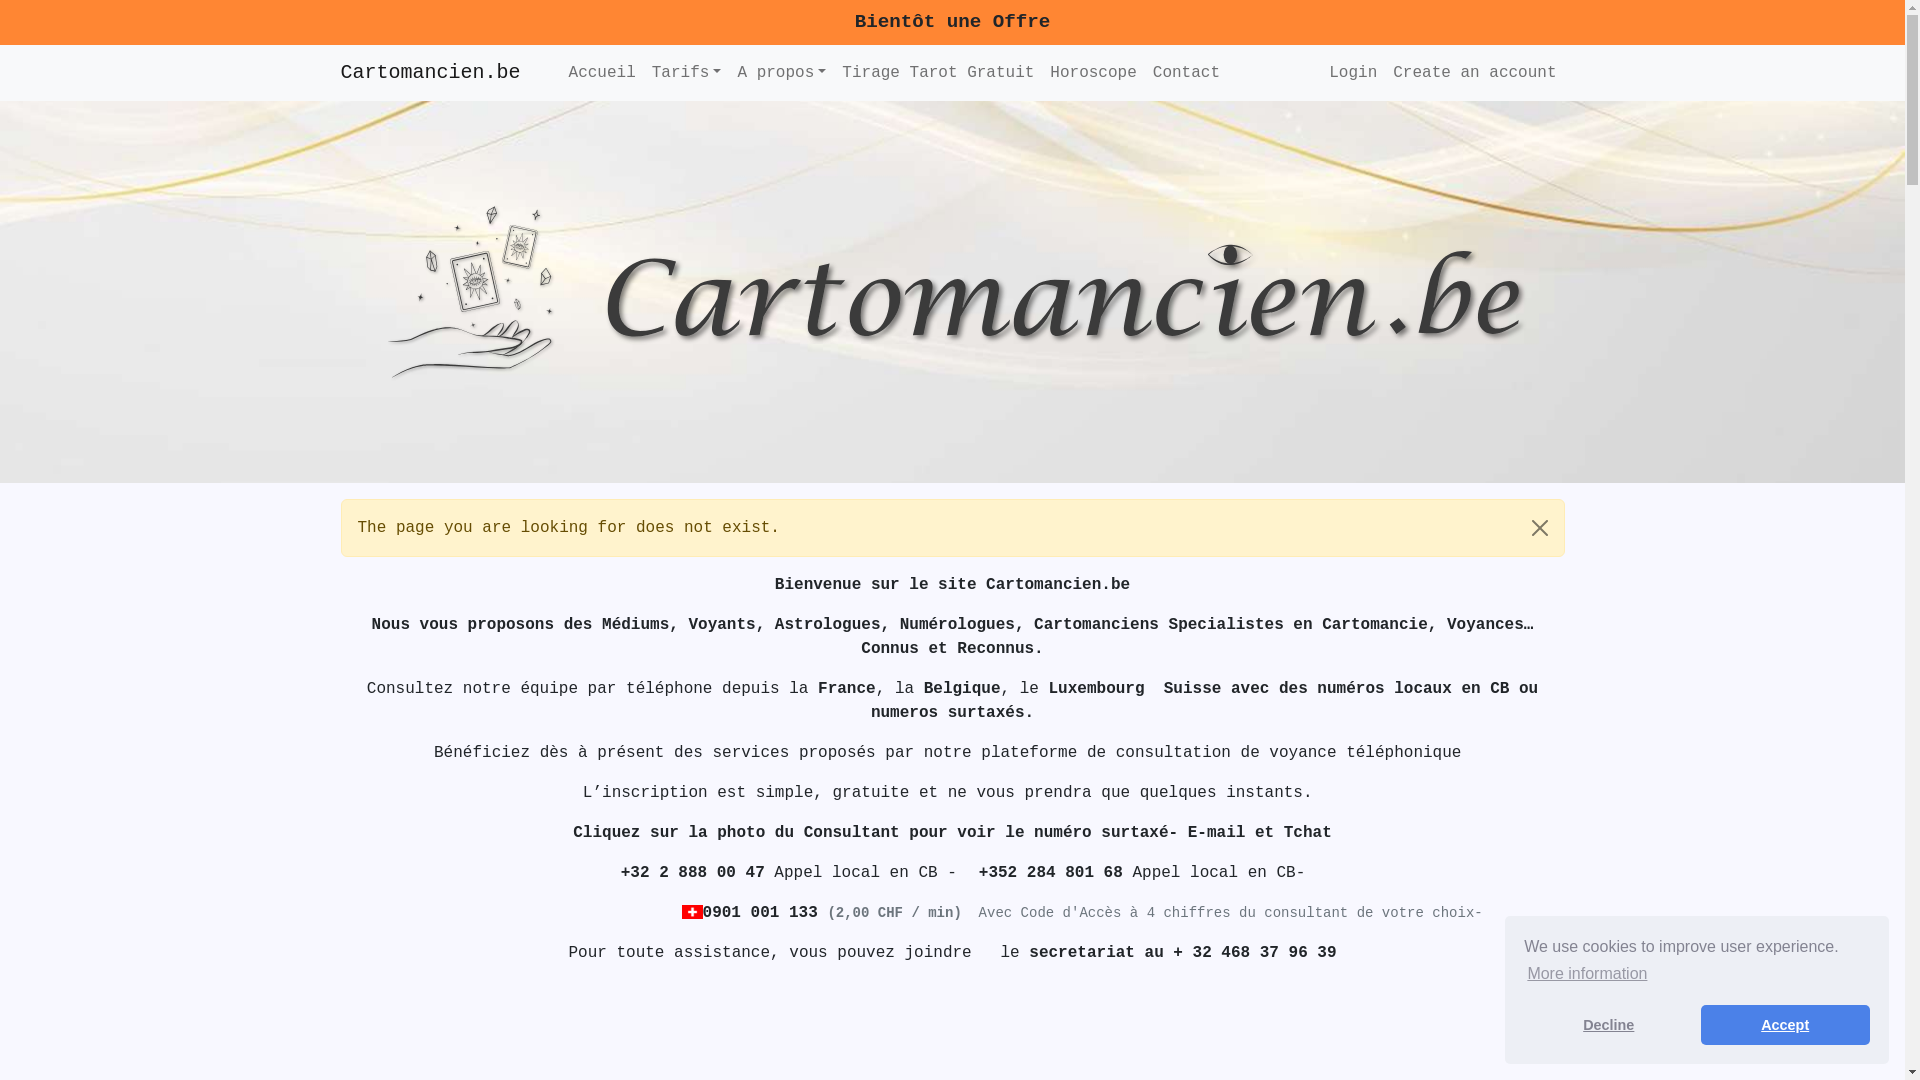  Describe the element at coordinates (780, 72) in the screenshot. I see `'A propos'` at that location.